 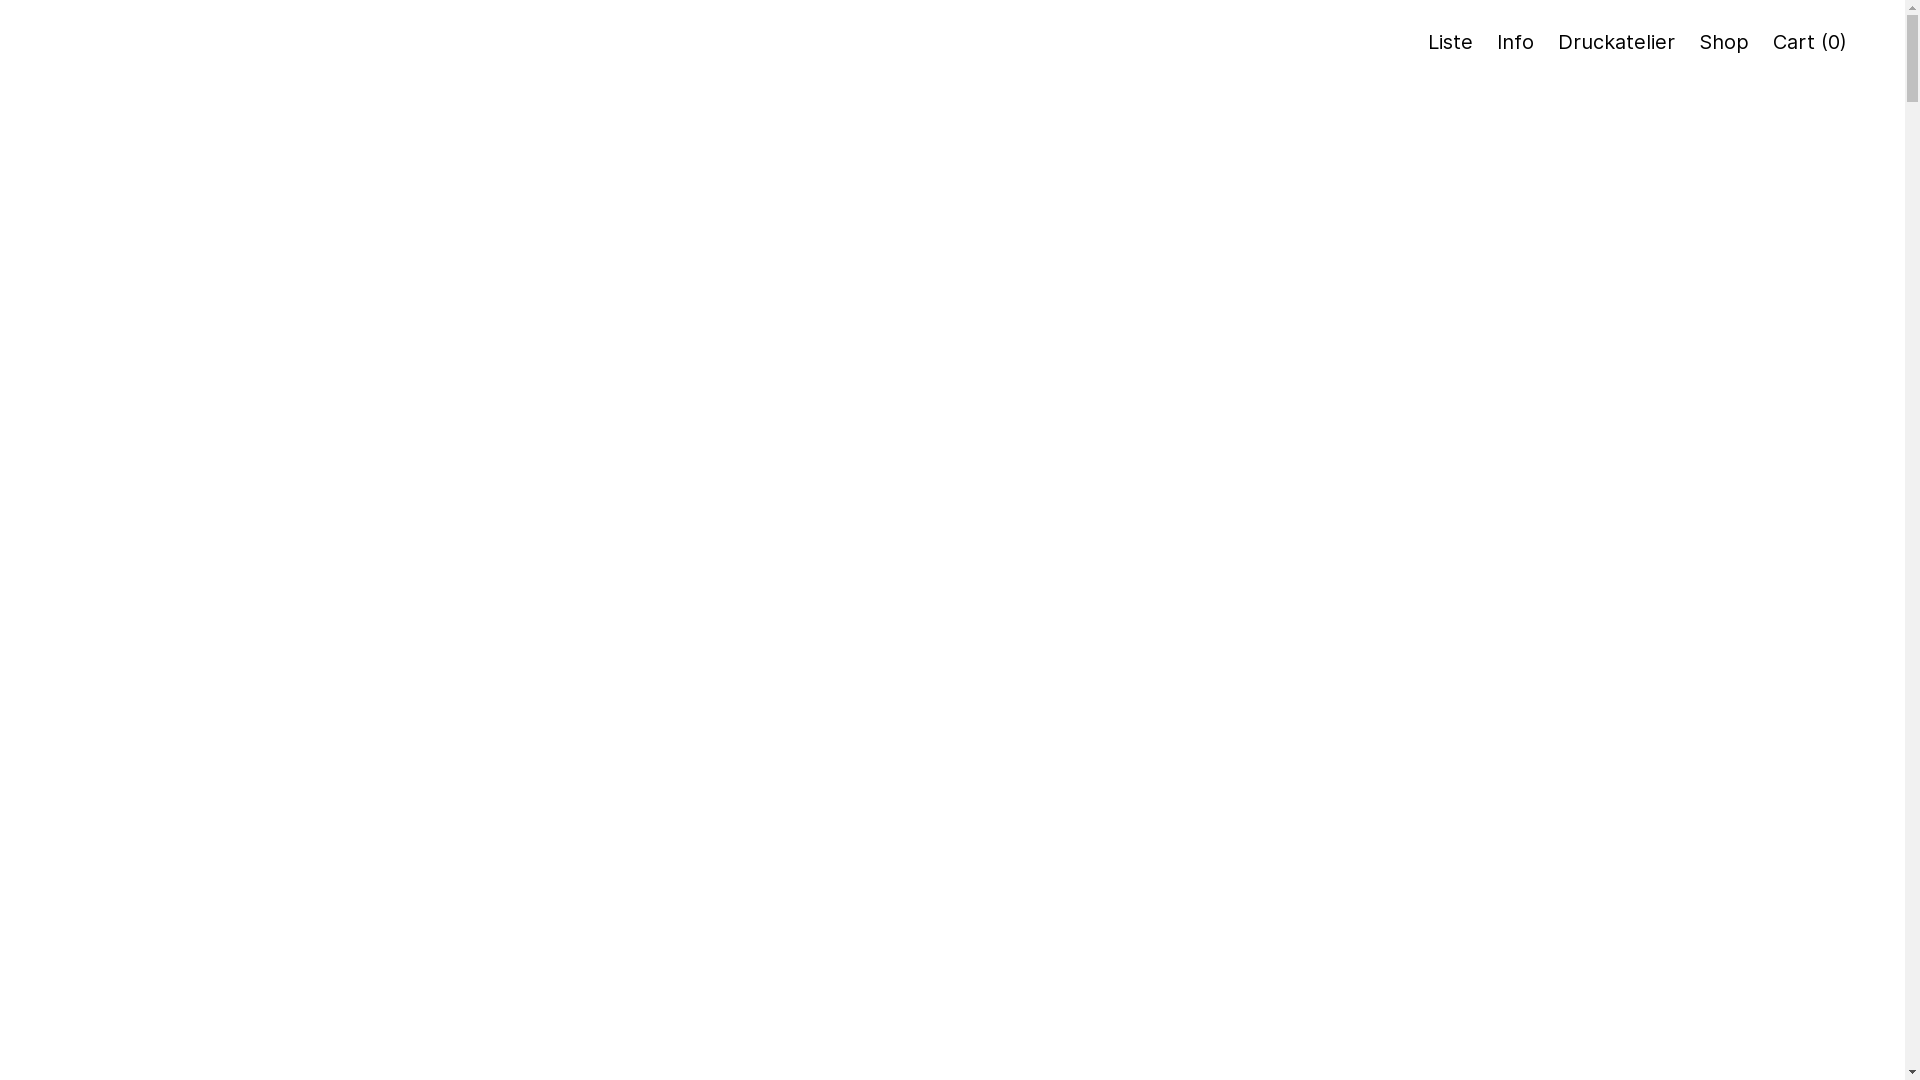 What do you see at coordinates (1772, 42) in the screenshot?
I see `'Cart (0)'` at bounding box center [1772, 42].